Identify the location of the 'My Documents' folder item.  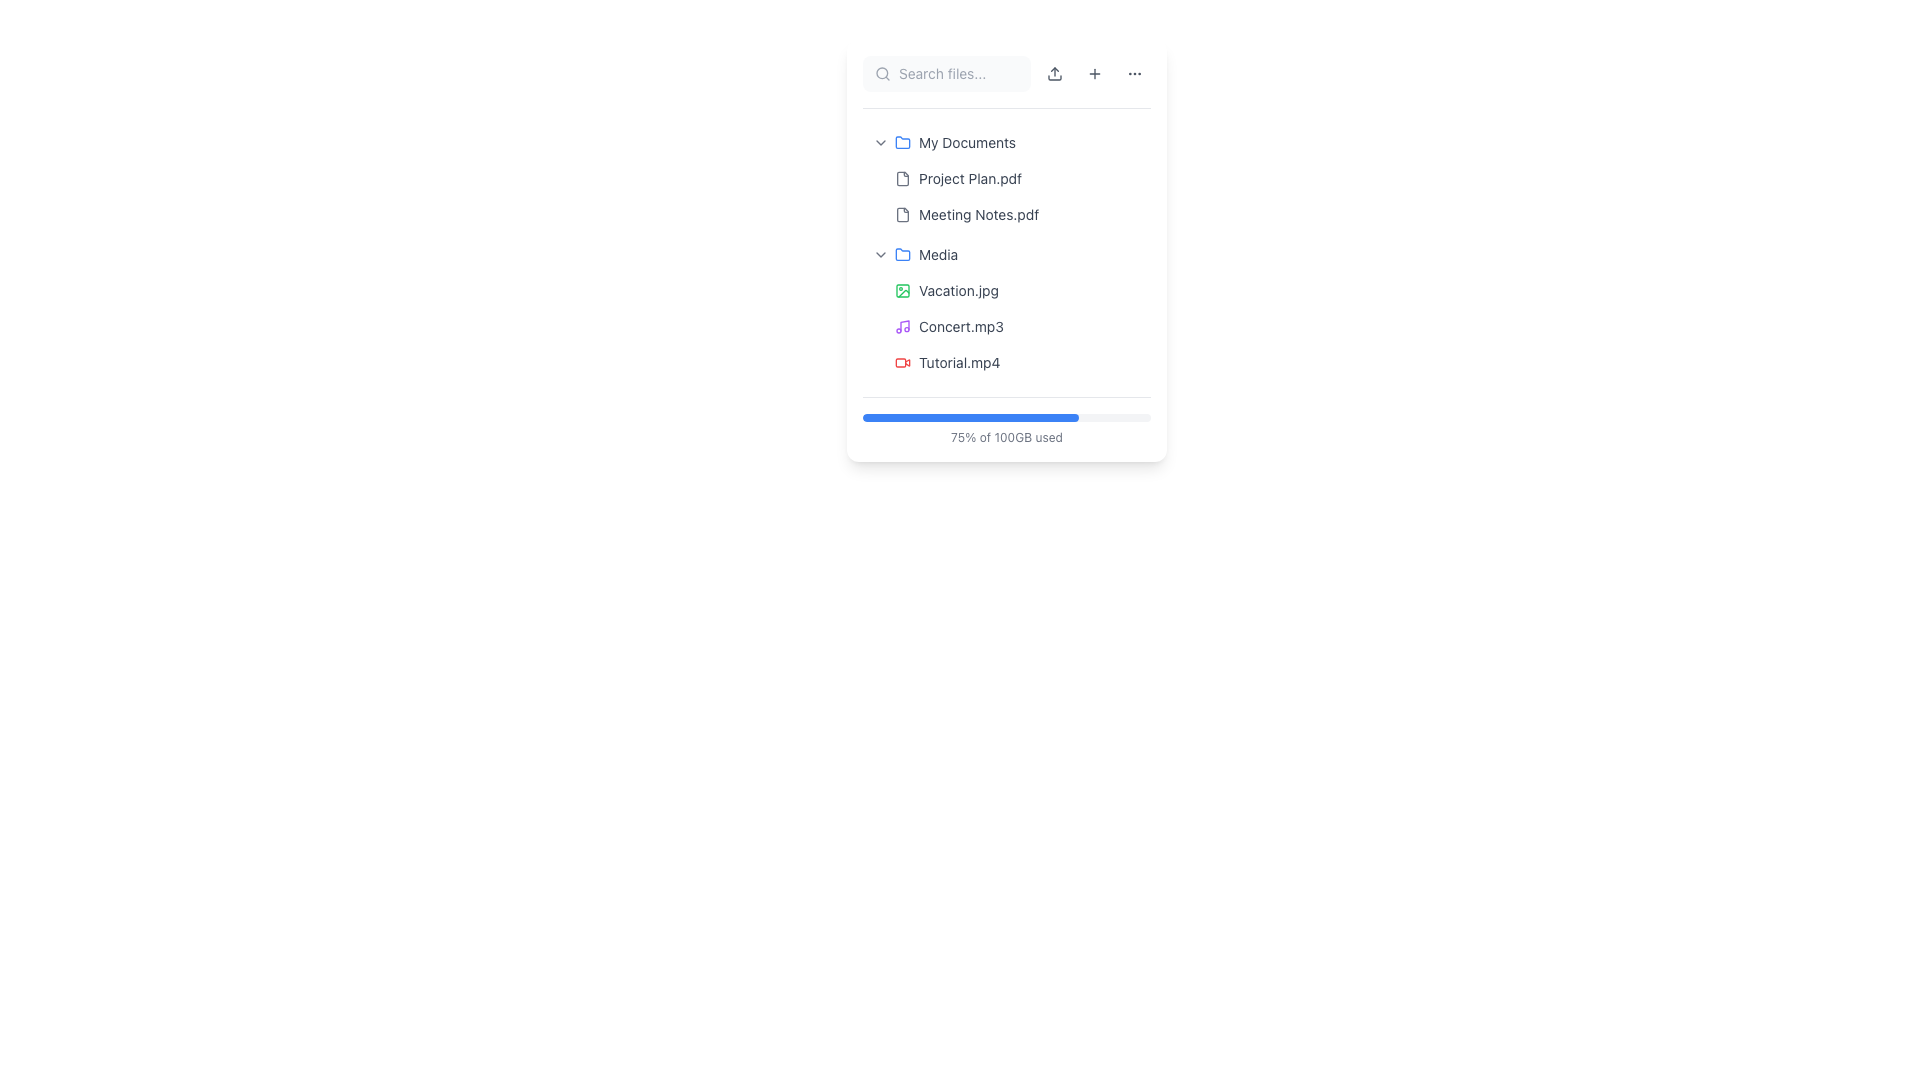
(1007, 141).